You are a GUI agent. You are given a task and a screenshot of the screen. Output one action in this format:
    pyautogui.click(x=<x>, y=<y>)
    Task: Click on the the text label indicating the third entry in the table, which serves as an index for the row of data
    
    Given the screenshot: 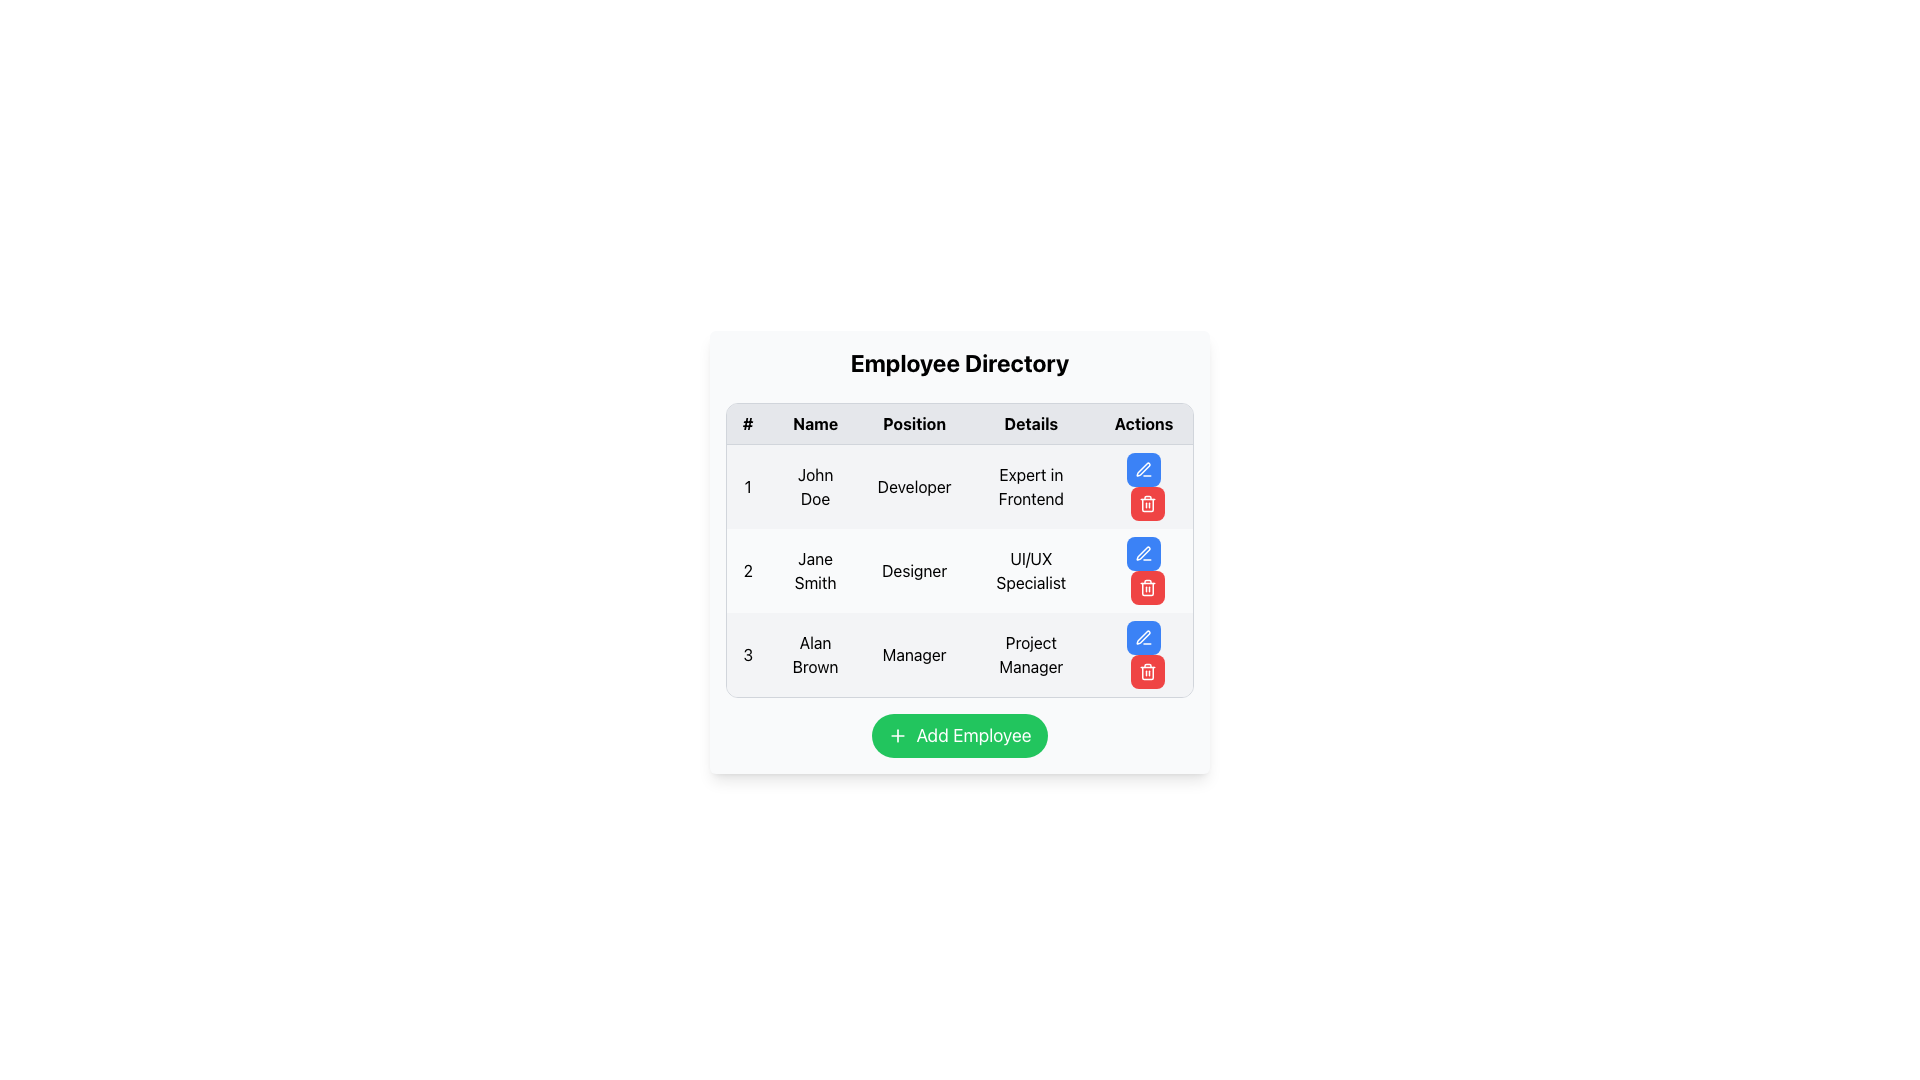 What is the action you would take?
    pyautogui.click(x=747, y=655)
    